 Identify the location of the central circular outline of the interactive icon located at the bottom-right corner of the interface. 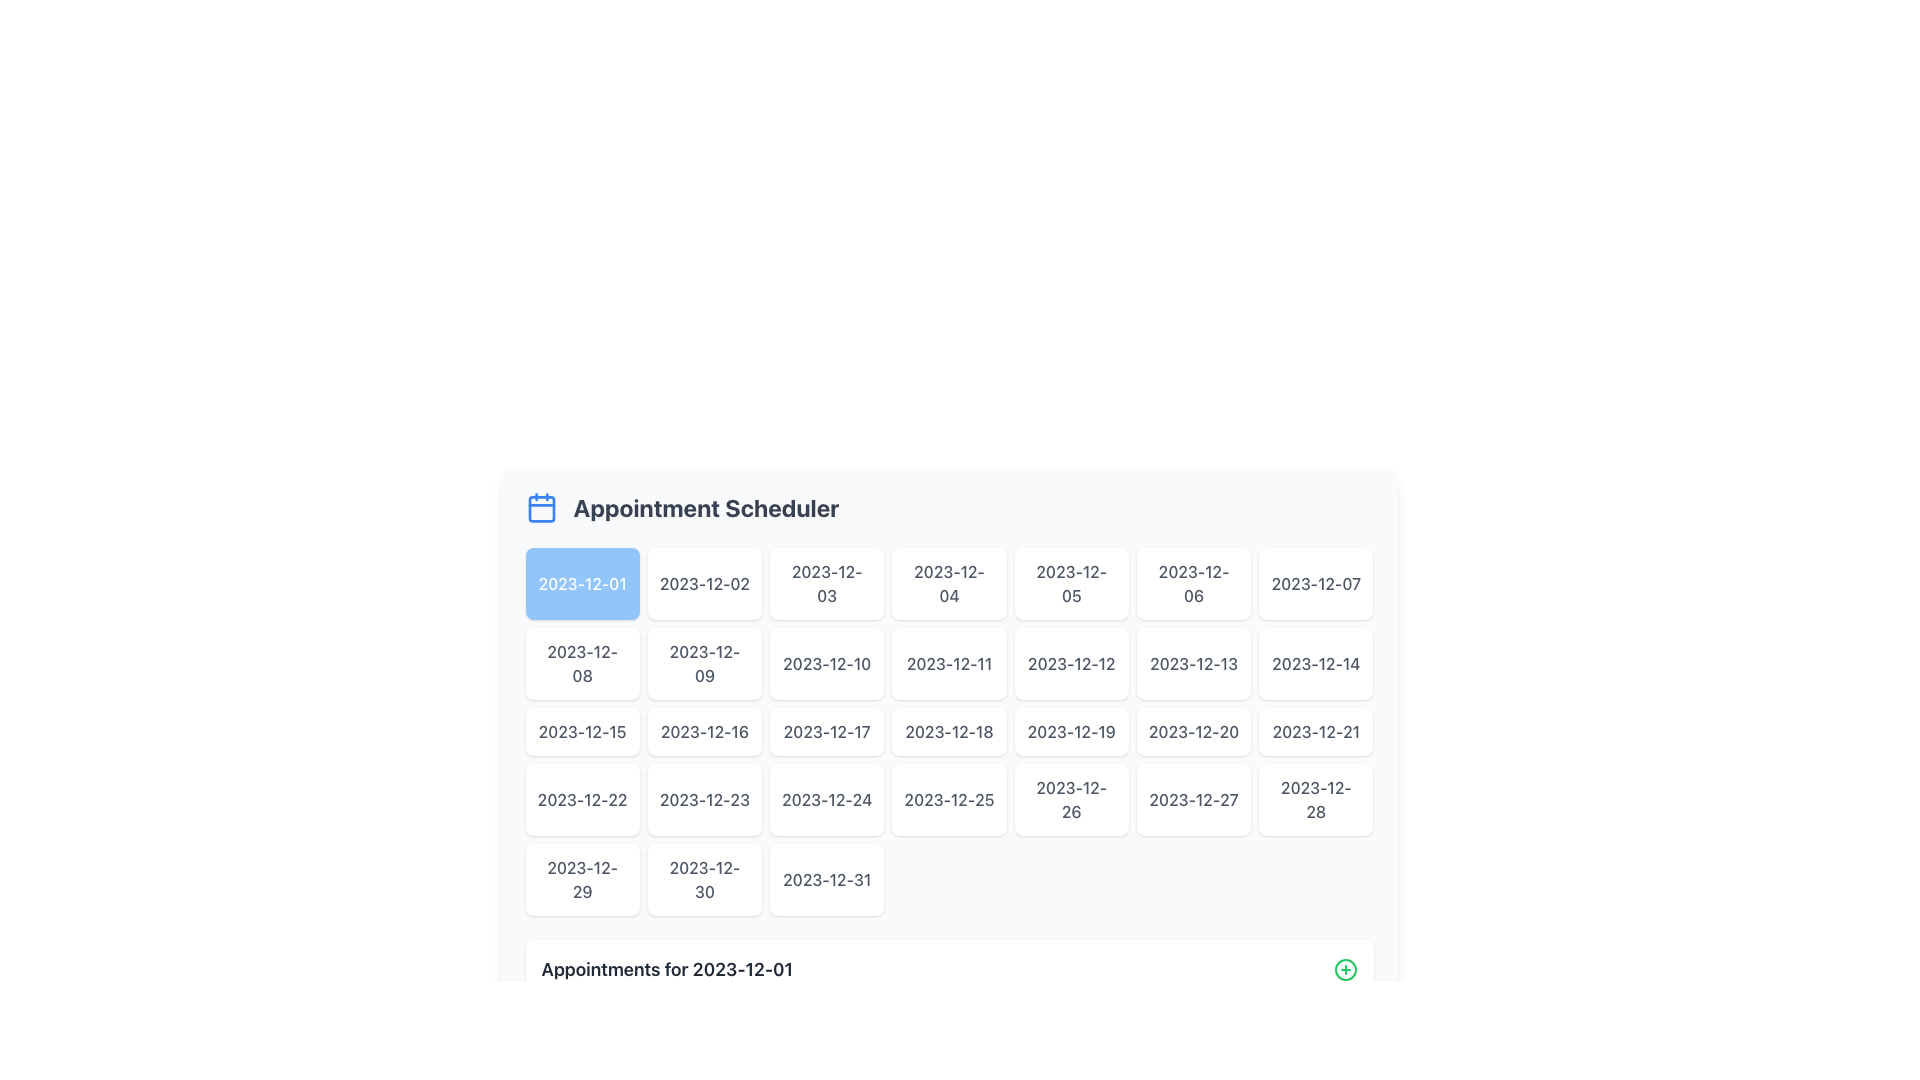
(1345, 968).